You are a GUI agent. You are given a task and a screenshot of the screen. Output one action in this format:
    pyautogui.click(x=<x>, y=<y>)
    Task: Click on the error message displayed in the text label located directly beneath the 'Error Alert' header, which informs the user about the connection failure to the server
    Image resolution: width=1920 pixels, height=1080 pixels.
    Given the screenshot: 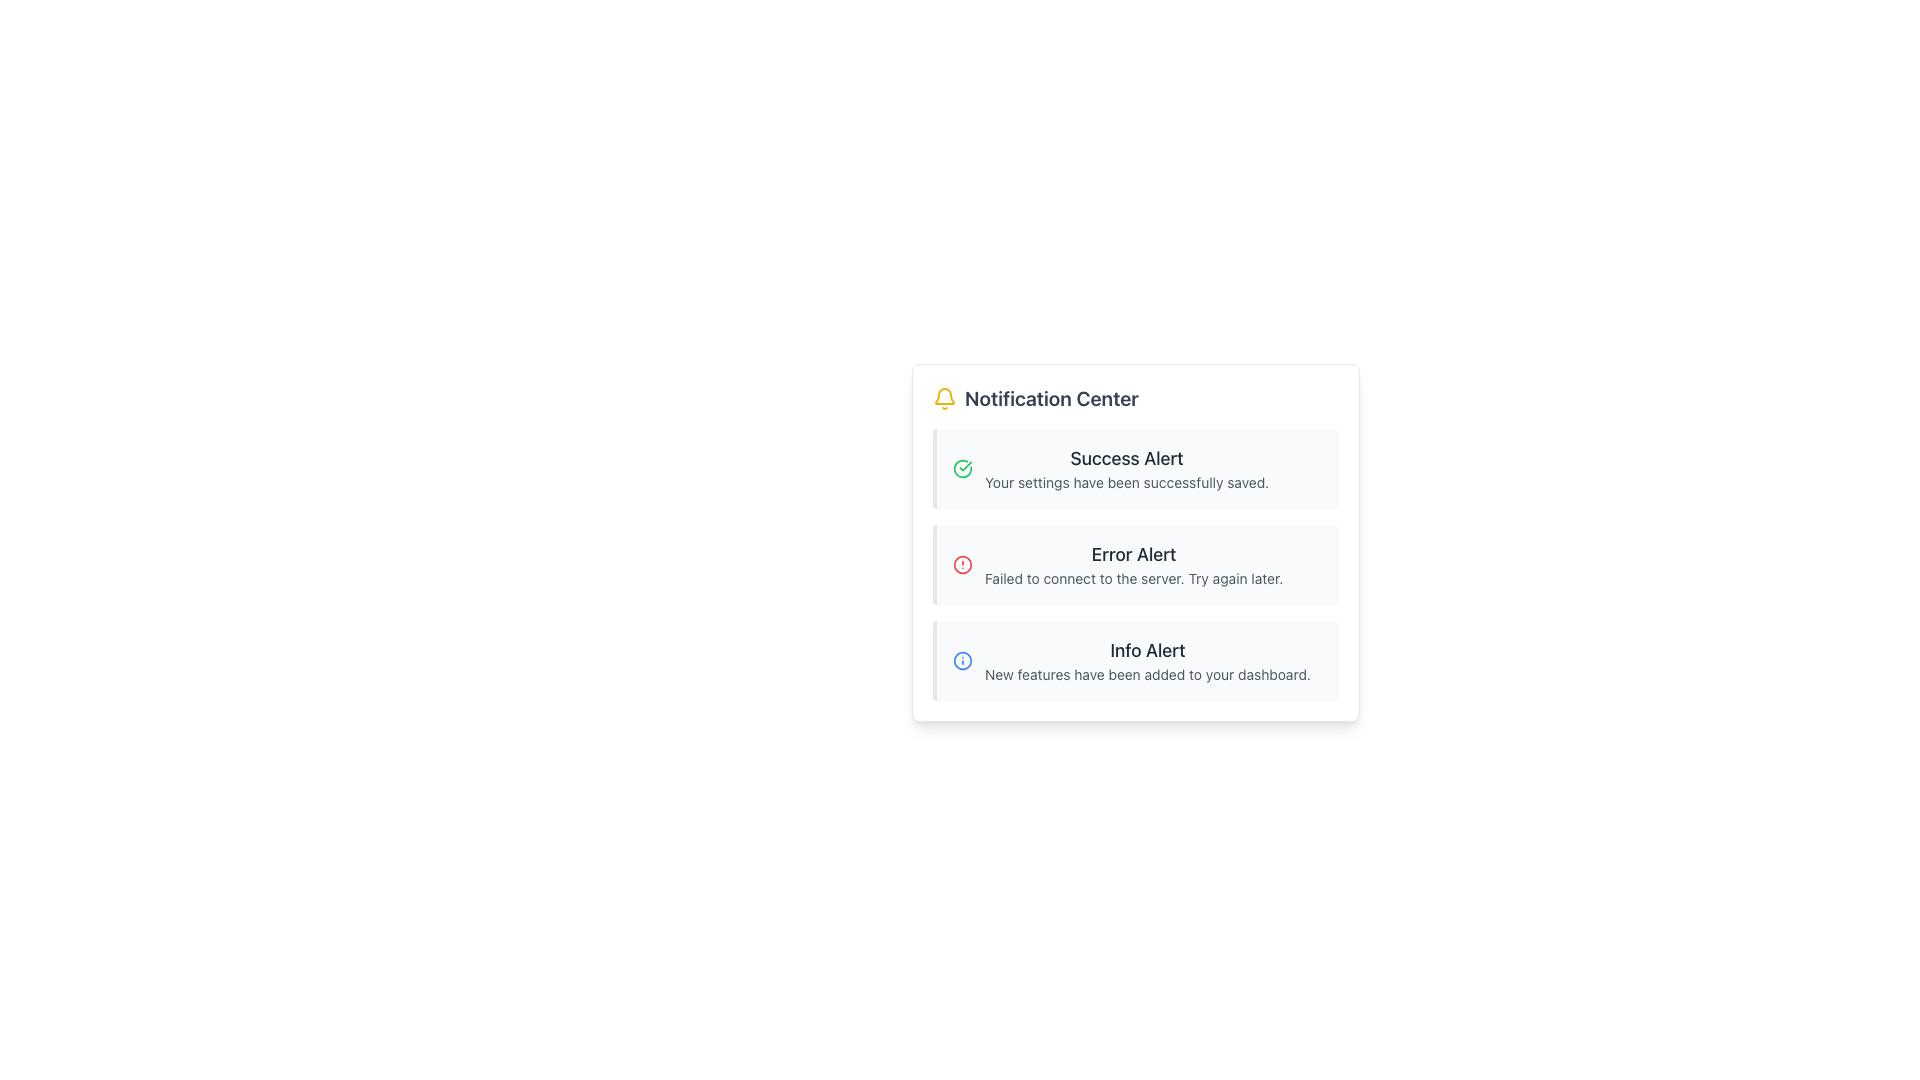 What is the action you would take?
    pyautogui.click(x=1134, y=578)
    